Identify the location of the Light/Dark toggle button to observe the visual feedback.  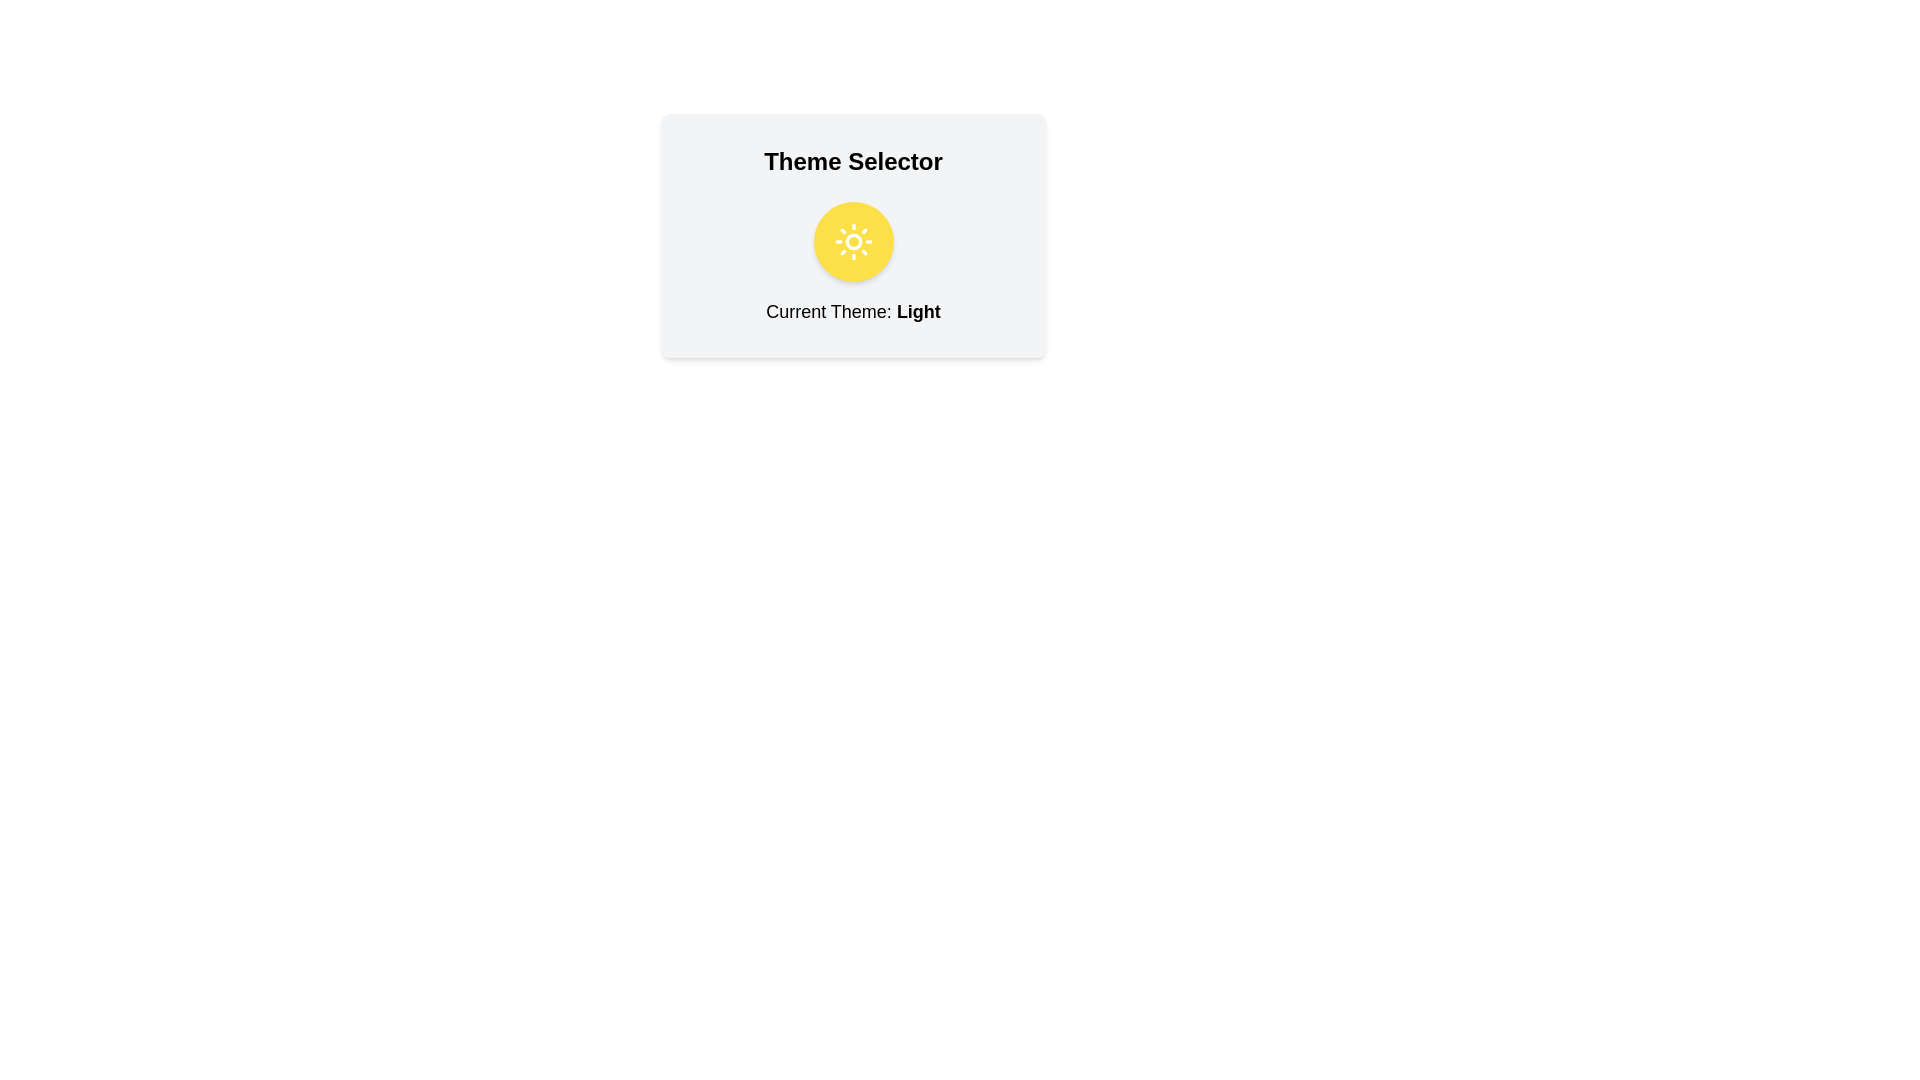
(853, 241).